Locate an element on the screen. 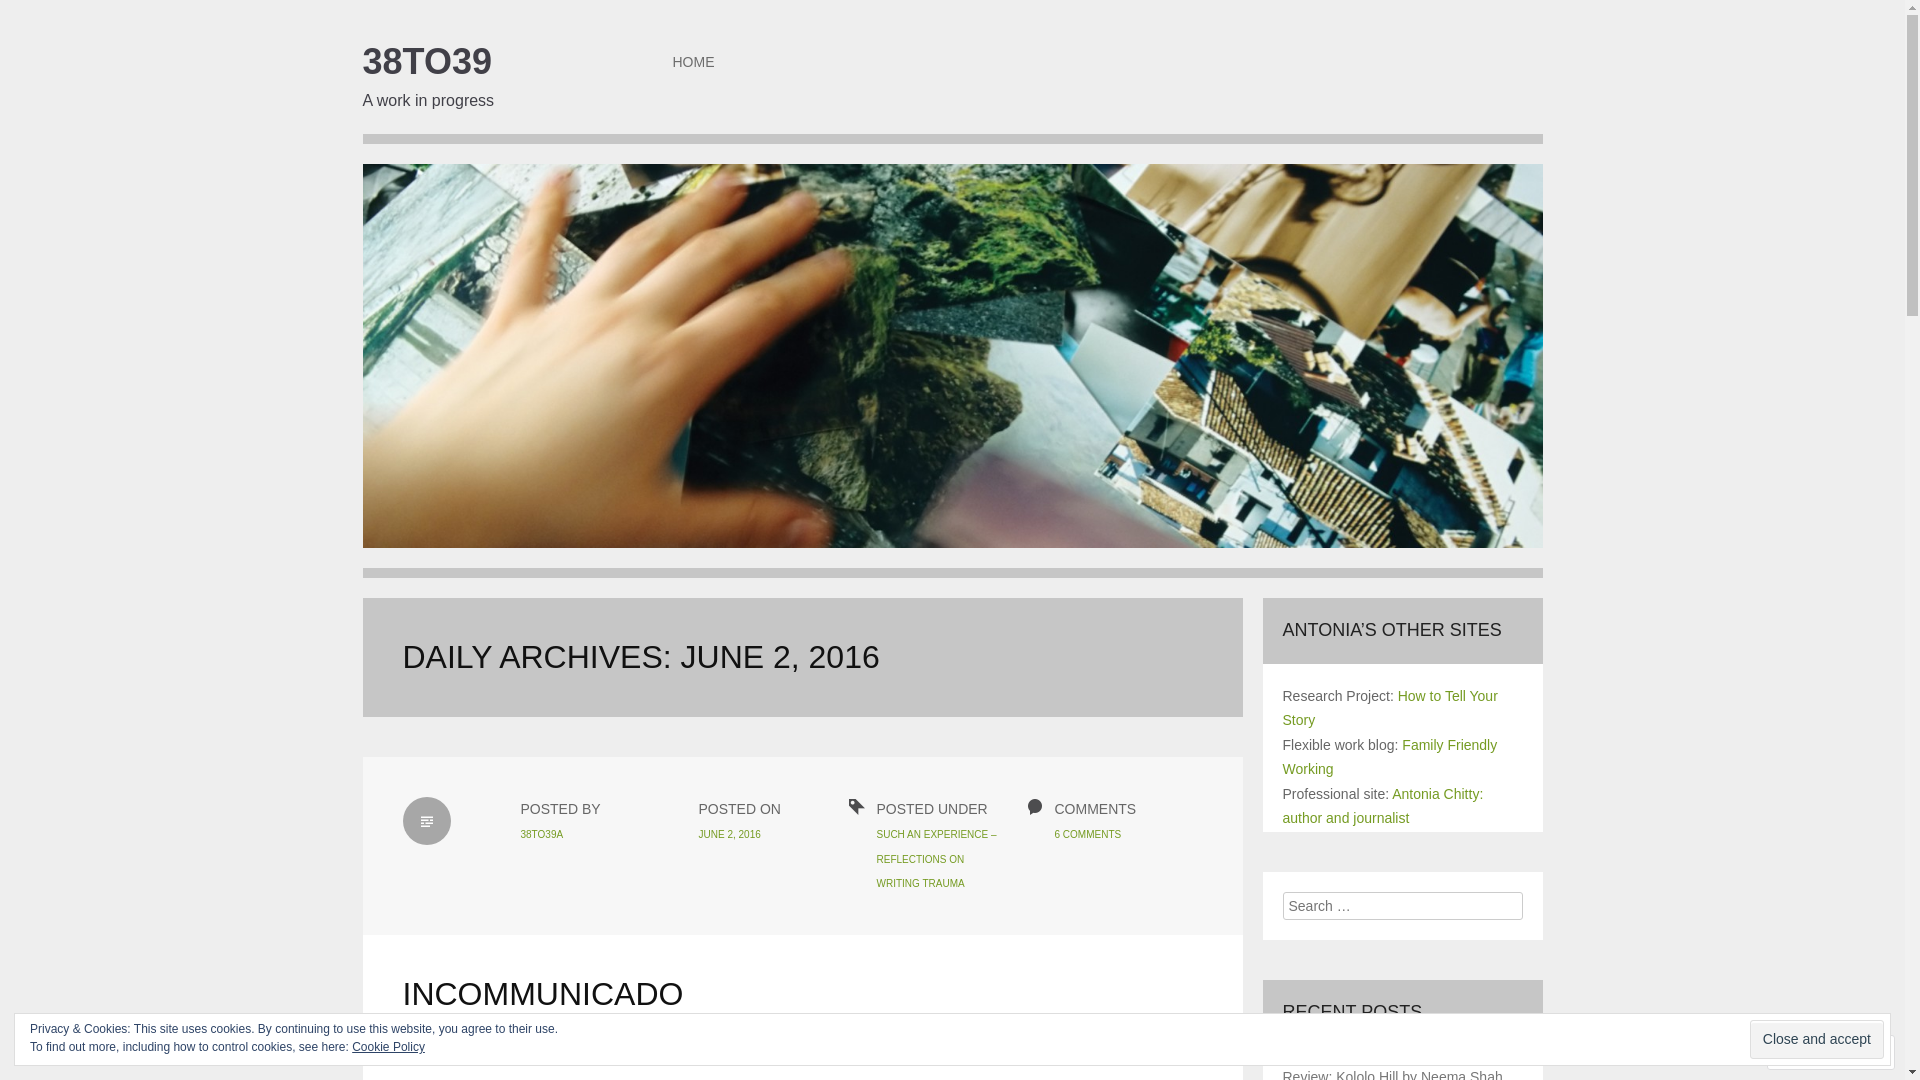  'How to Tell Your Story' is located at coordinates (1388, 707).